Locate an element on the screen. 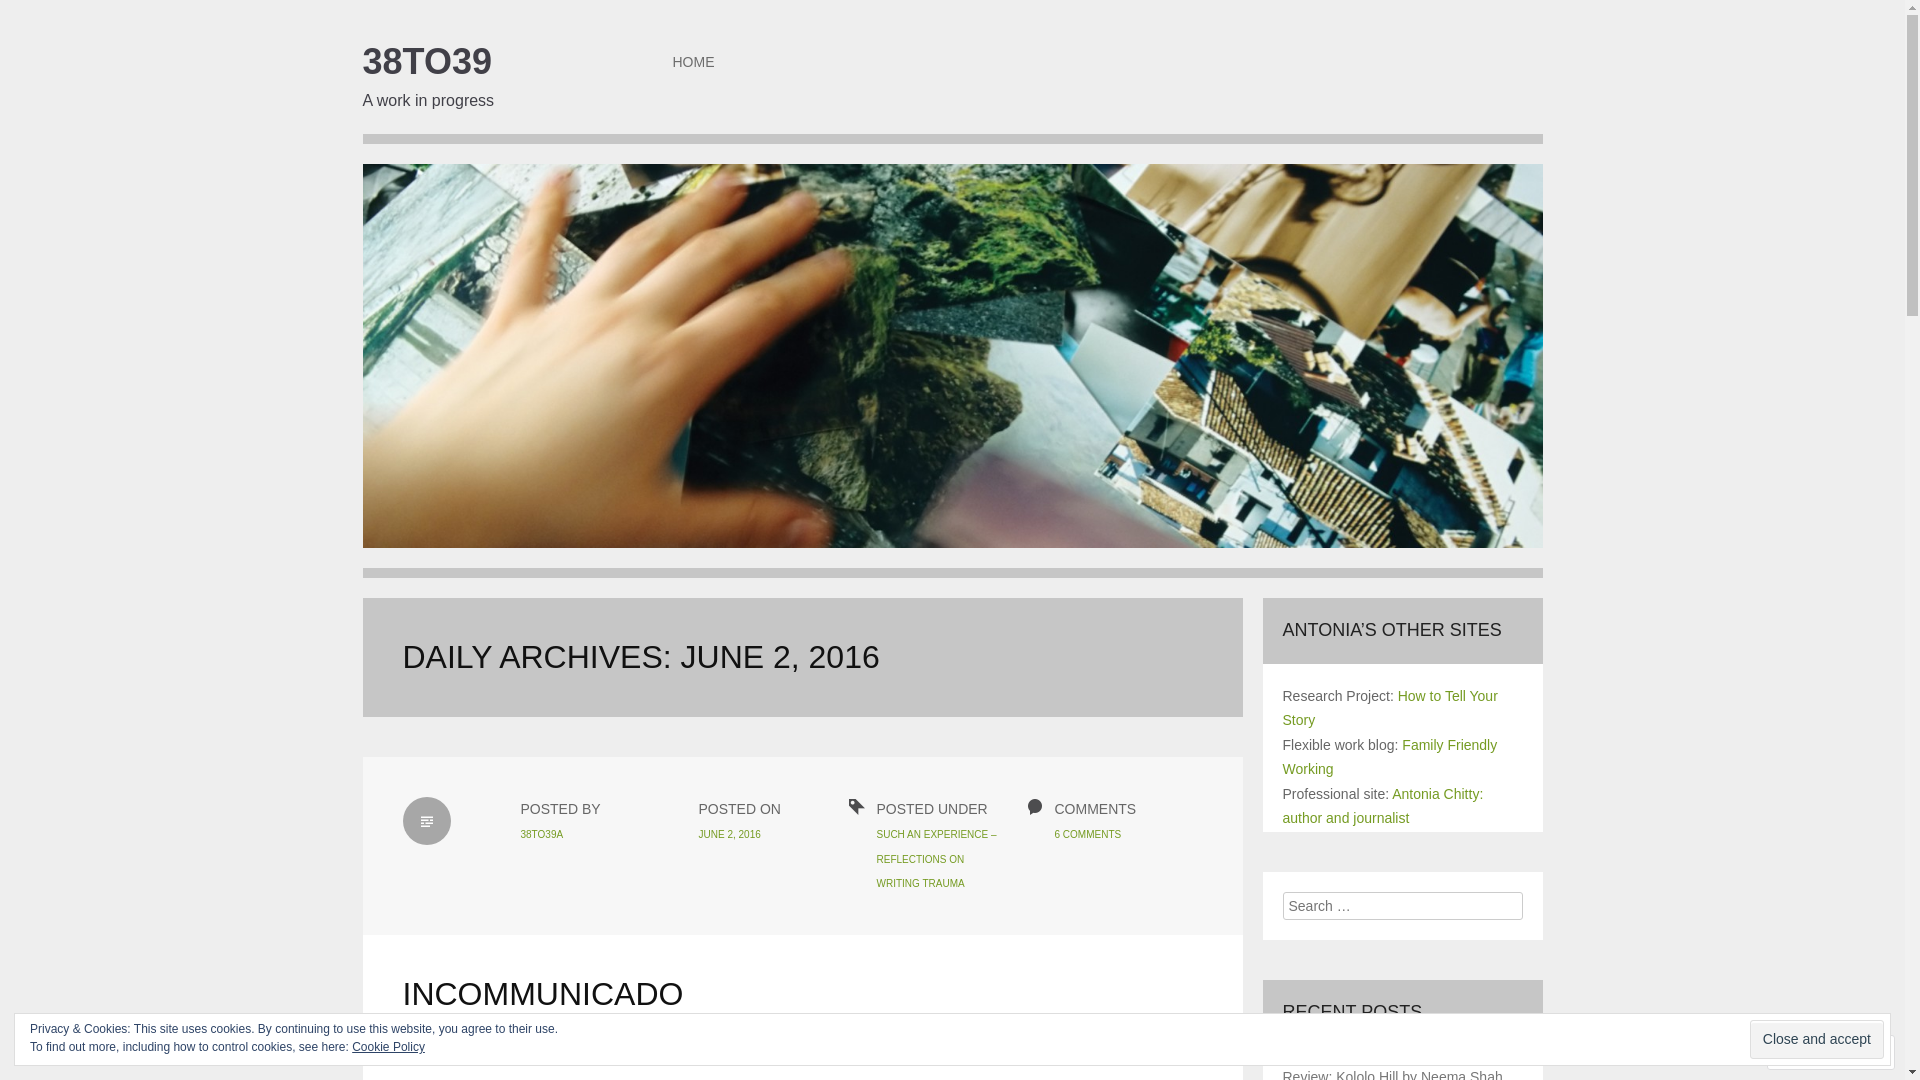  'How to Tell Your Story' is located at coordinates (1388, 707).